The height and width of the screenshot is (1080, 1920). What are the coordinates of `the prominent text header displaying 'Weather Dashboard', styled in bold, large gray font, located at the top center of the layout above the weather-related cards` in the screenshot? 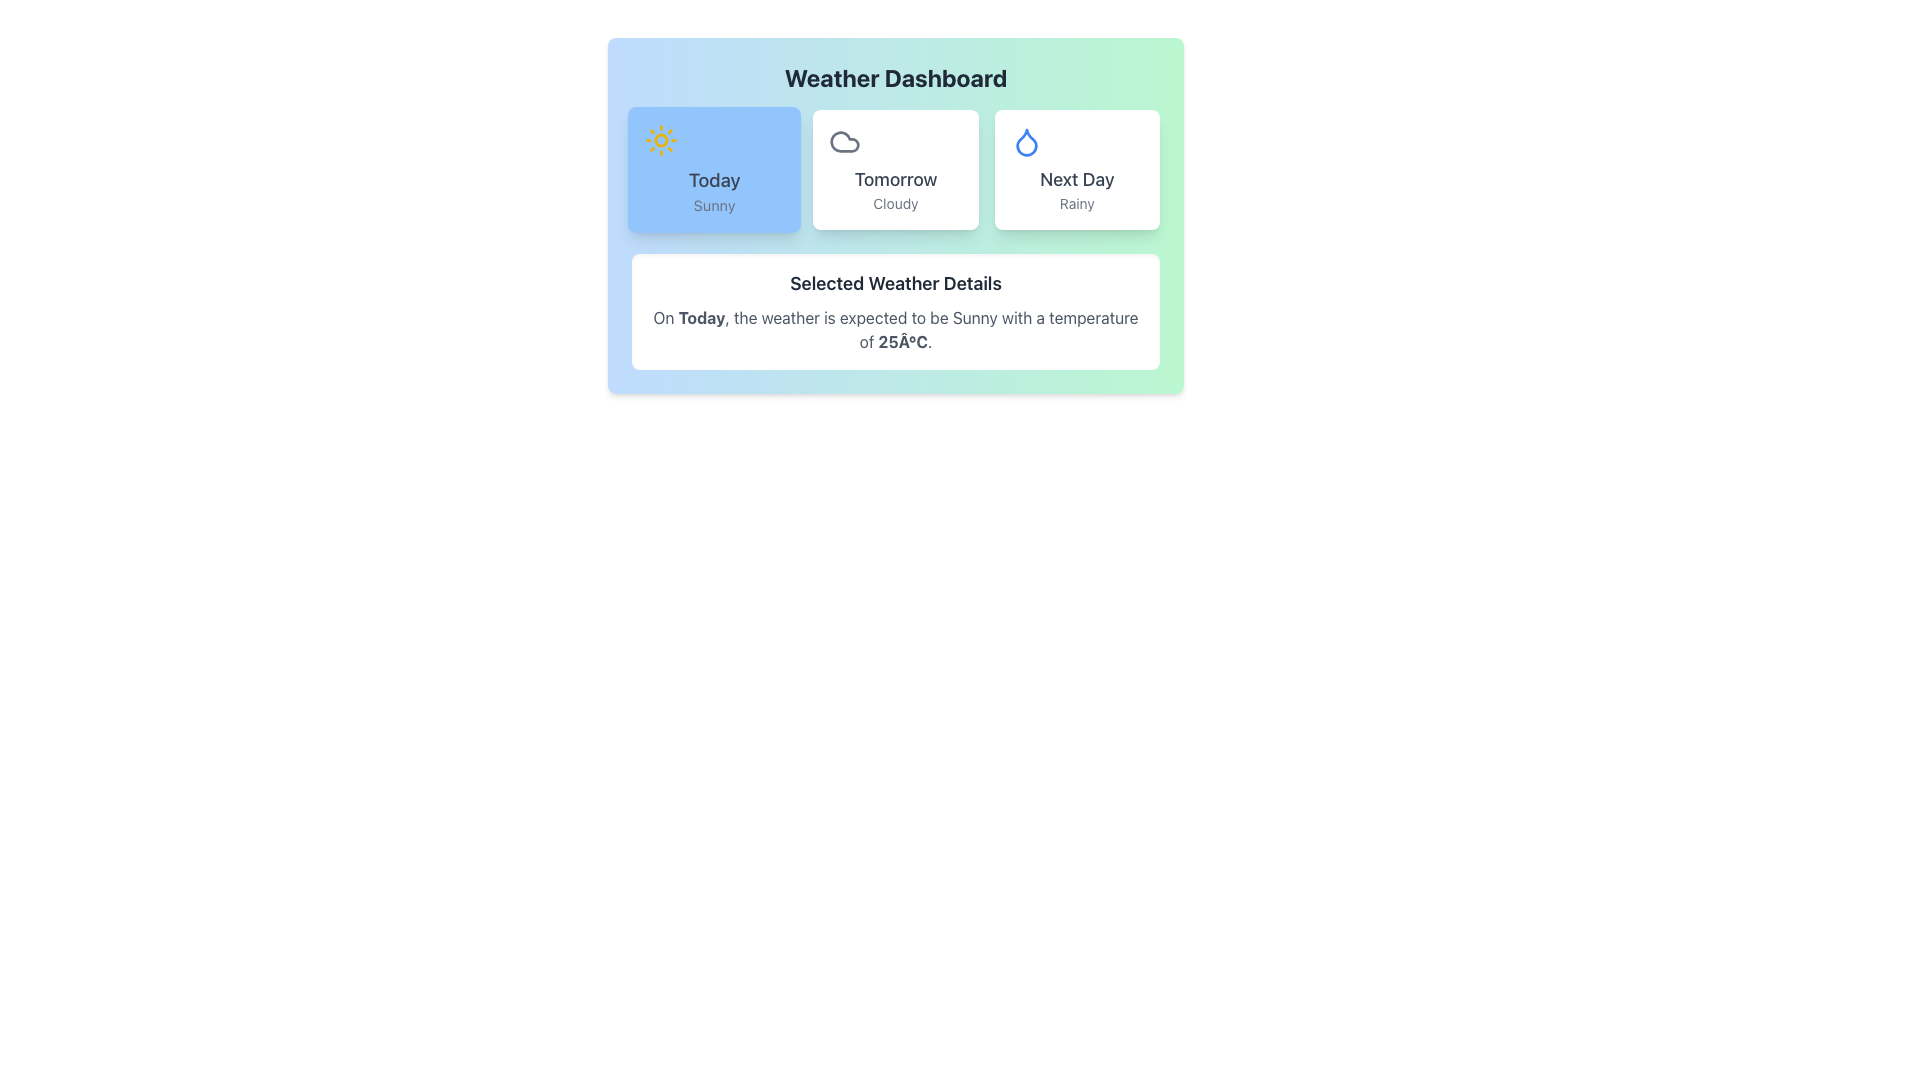 It's located at (895, 76).